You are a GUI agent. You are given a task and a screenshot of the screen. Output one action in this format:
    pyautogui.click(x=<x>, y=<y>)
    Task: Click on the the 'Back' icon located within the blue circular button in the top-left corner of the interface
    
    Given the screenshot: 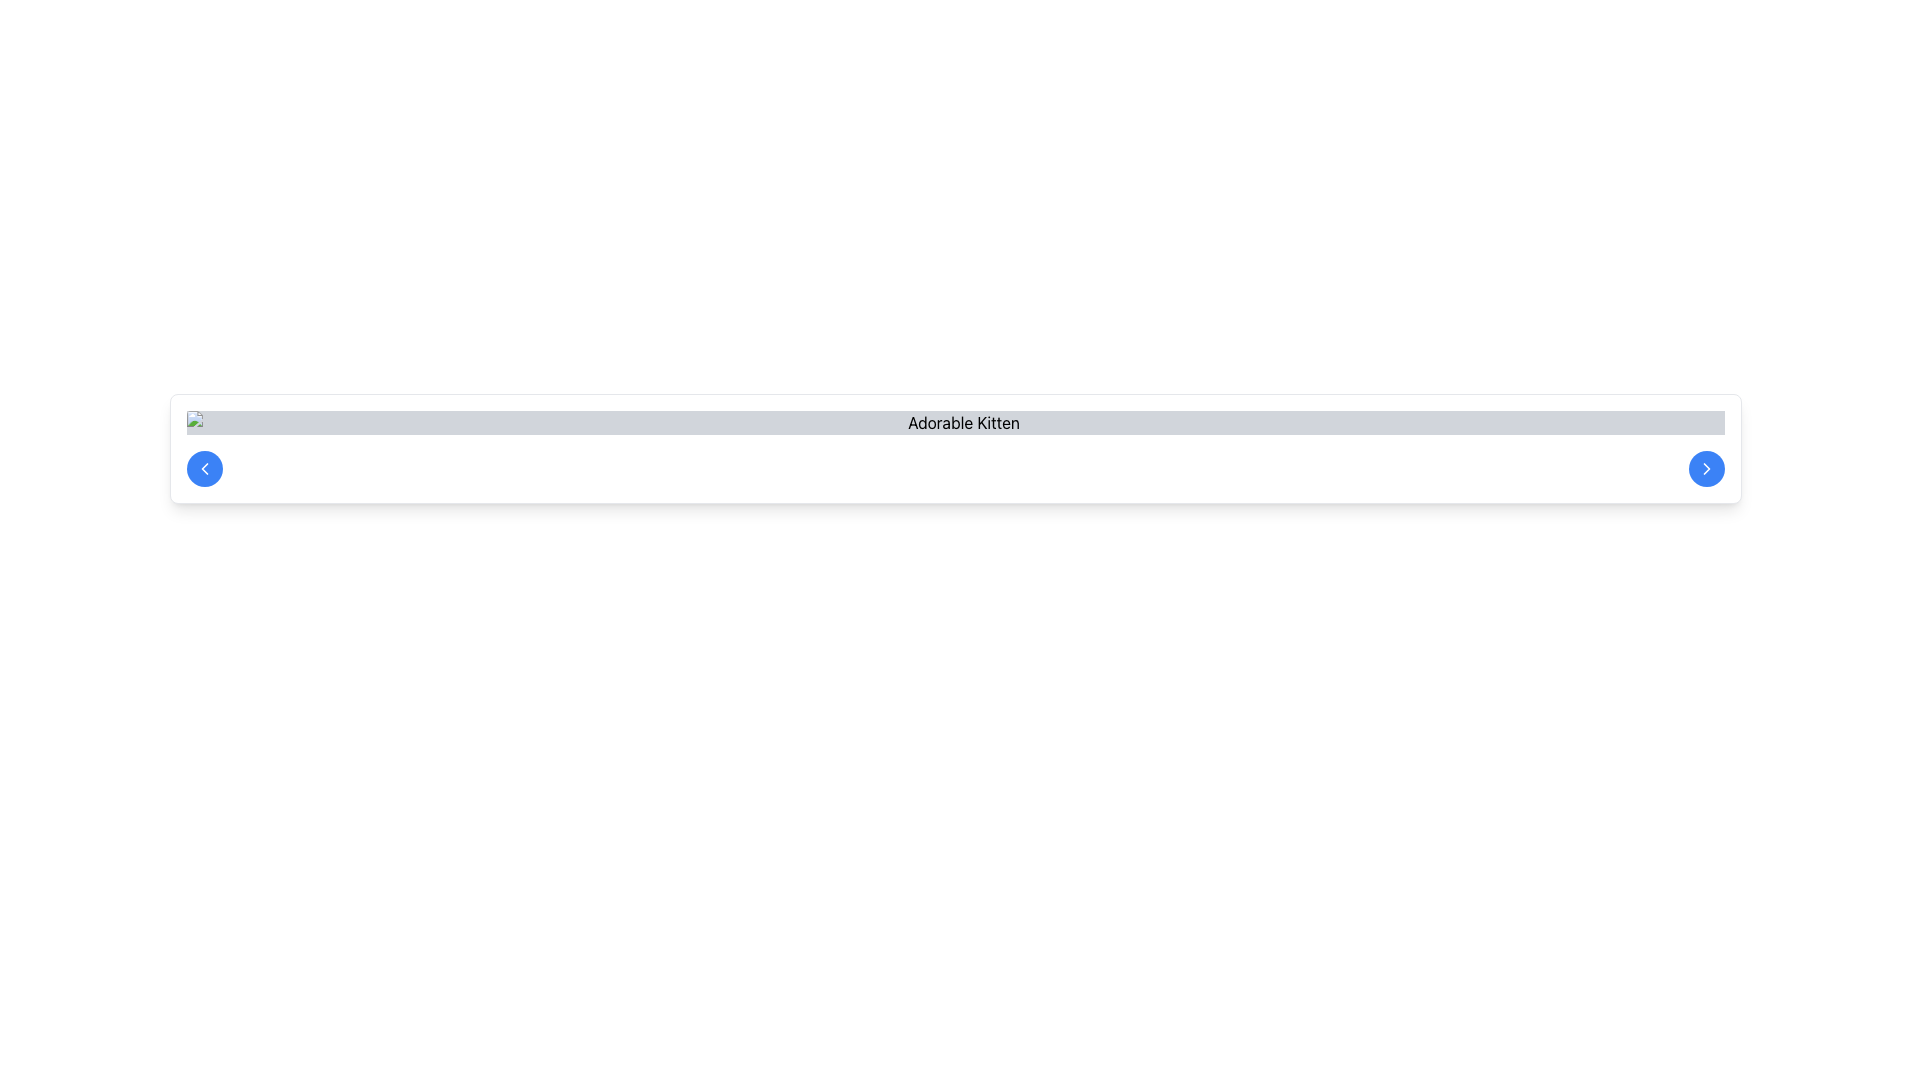 What is the action you would take?
    pyautogui.click(x=205, y=469)
    